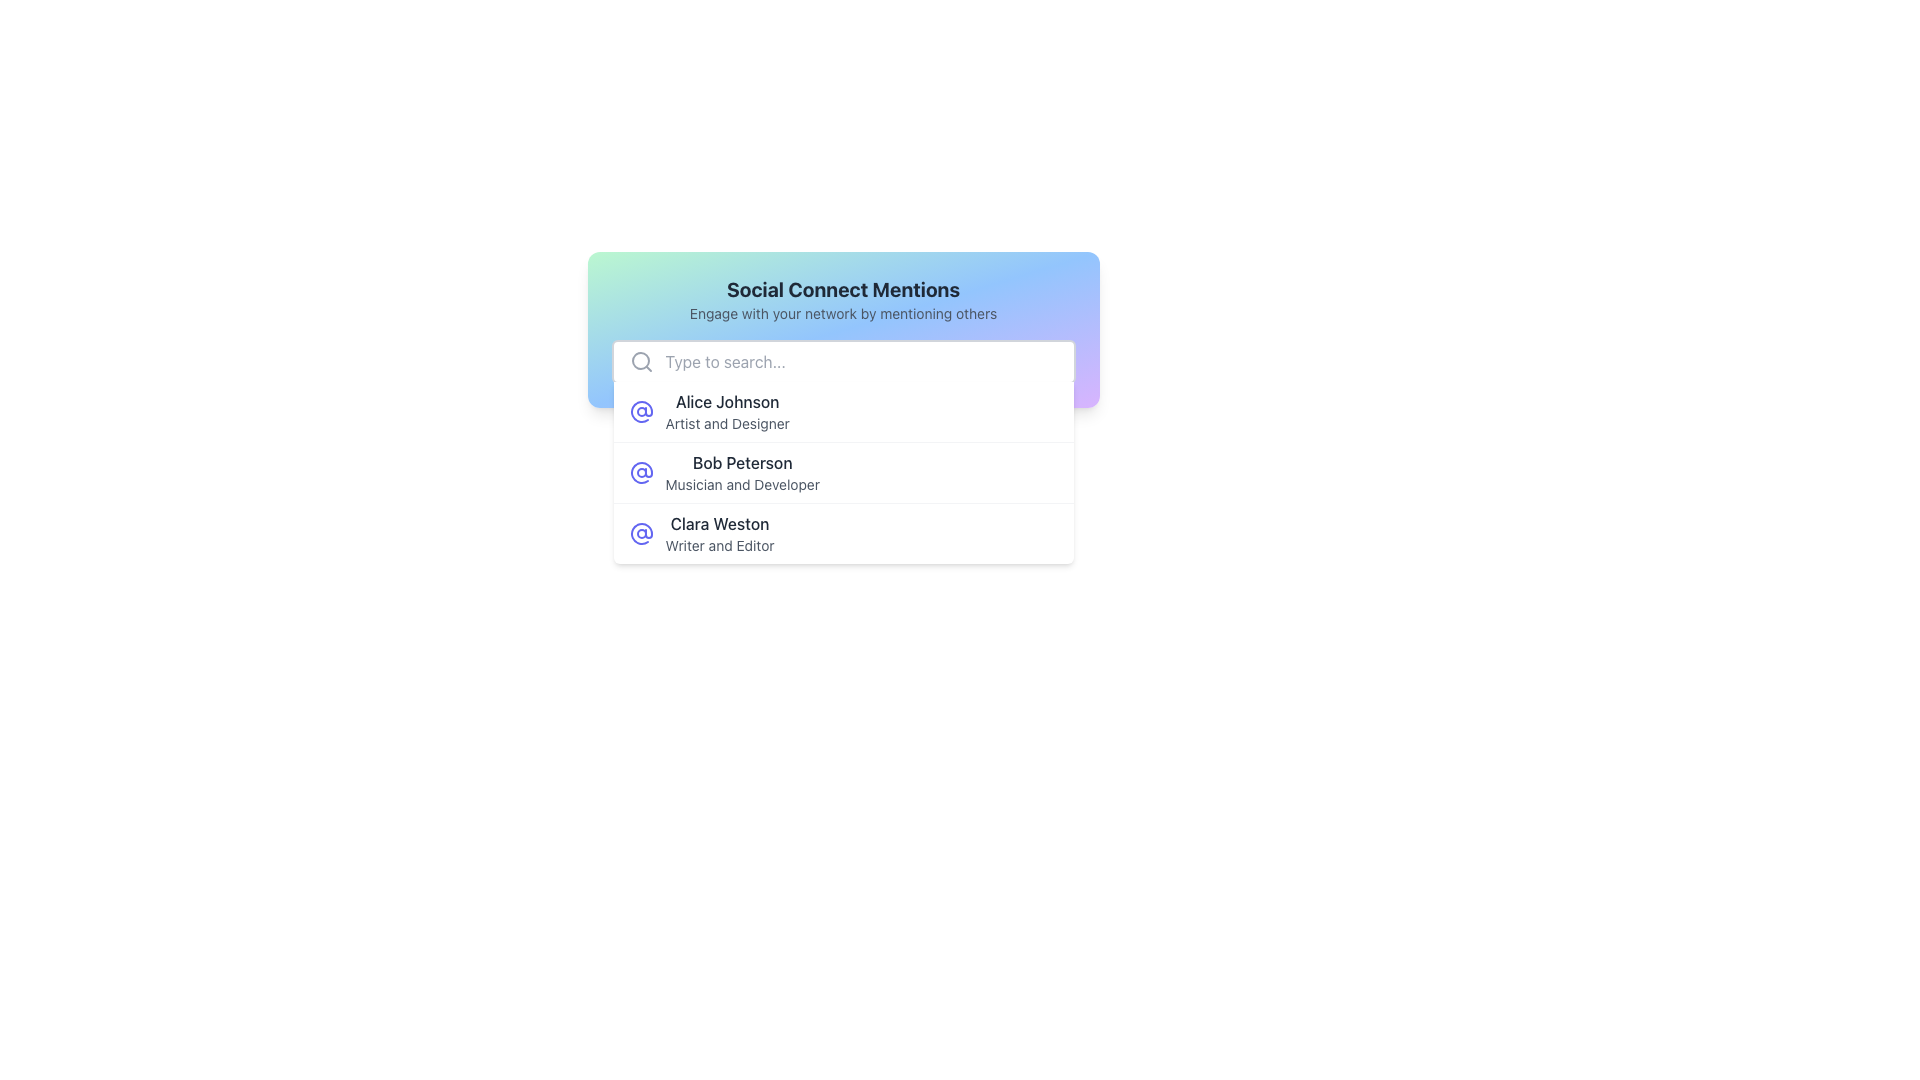 This screenshot has height=1080, width=1920. What do you see at coordinates (843, 473) in the screenshot?
I see `the list item representing 'Bob Peterson' in the dropdown menu by clicking on it` at bounding box center [843, 473].